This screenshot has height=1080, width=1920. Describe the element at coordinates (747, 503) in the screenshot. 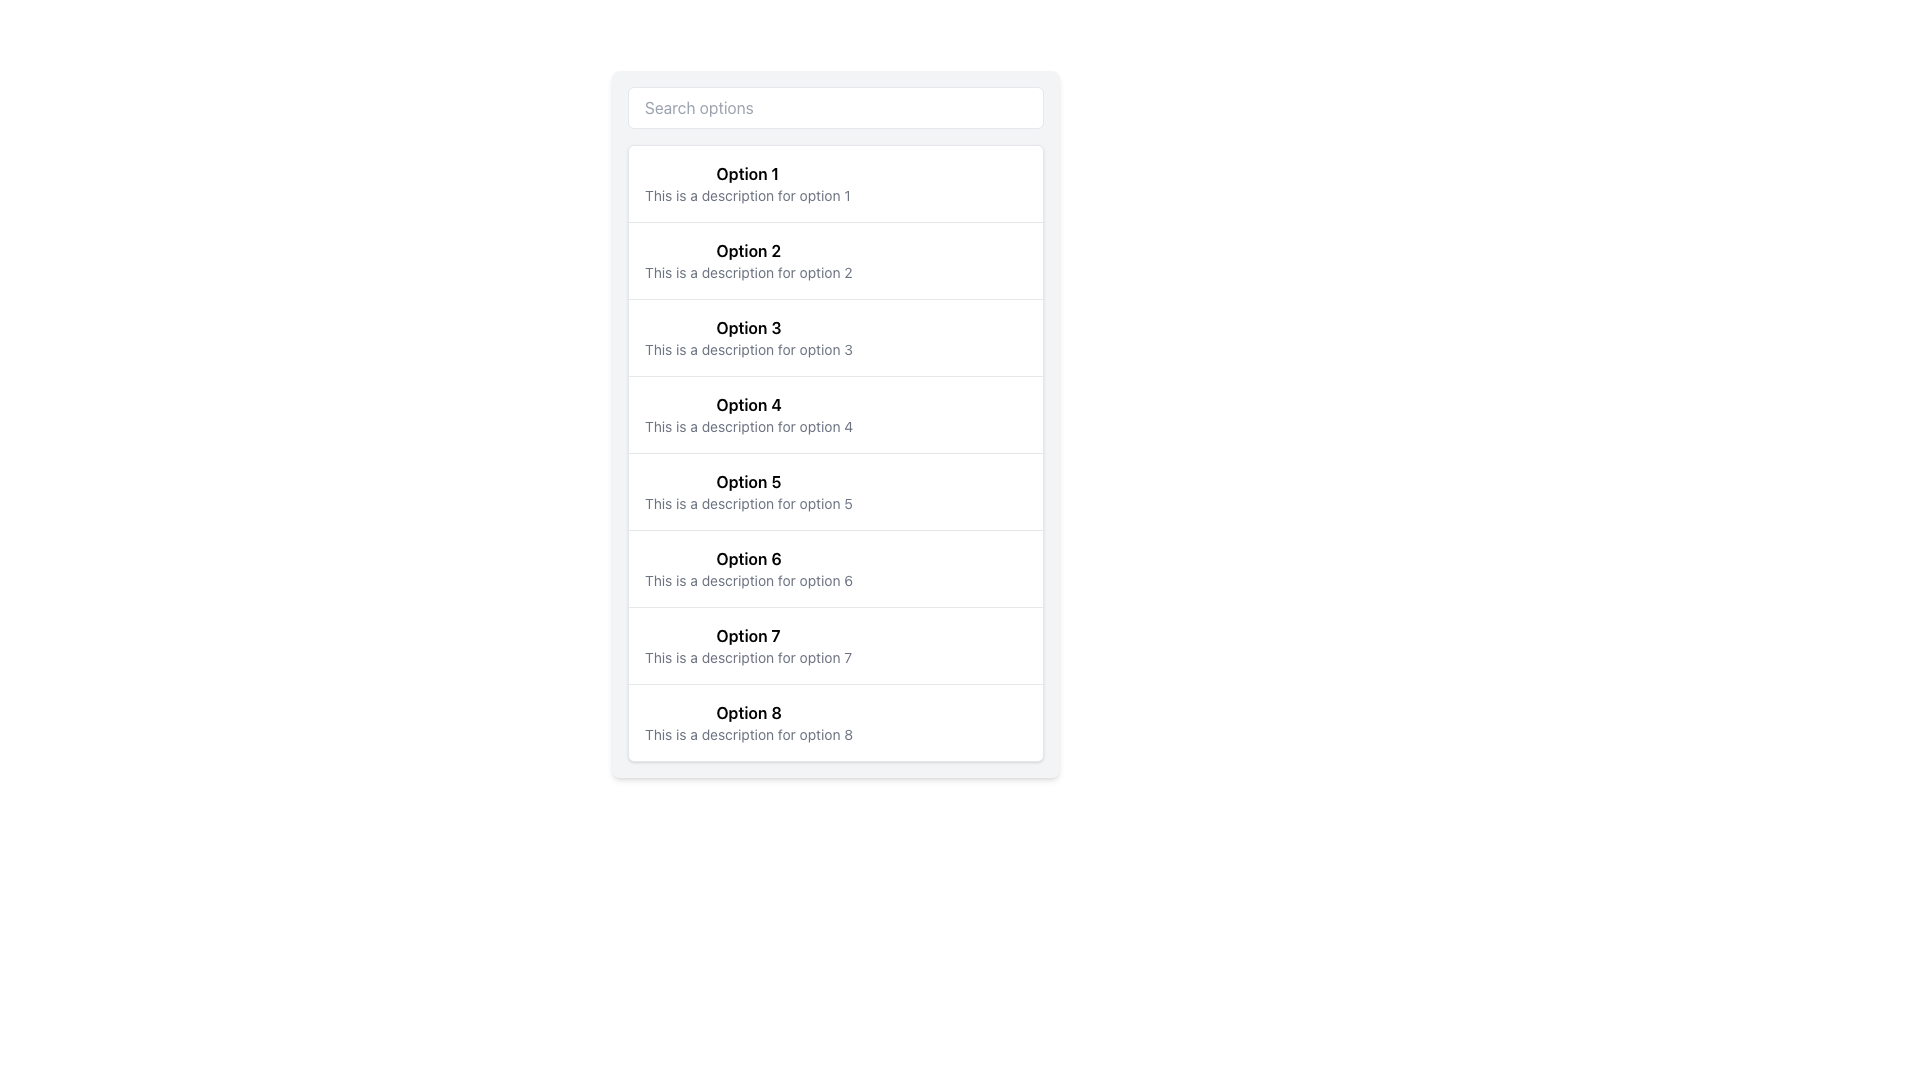

I see `the descriptive text for the fifth option in the list located directly below the main title 'Option 5'` at that location.